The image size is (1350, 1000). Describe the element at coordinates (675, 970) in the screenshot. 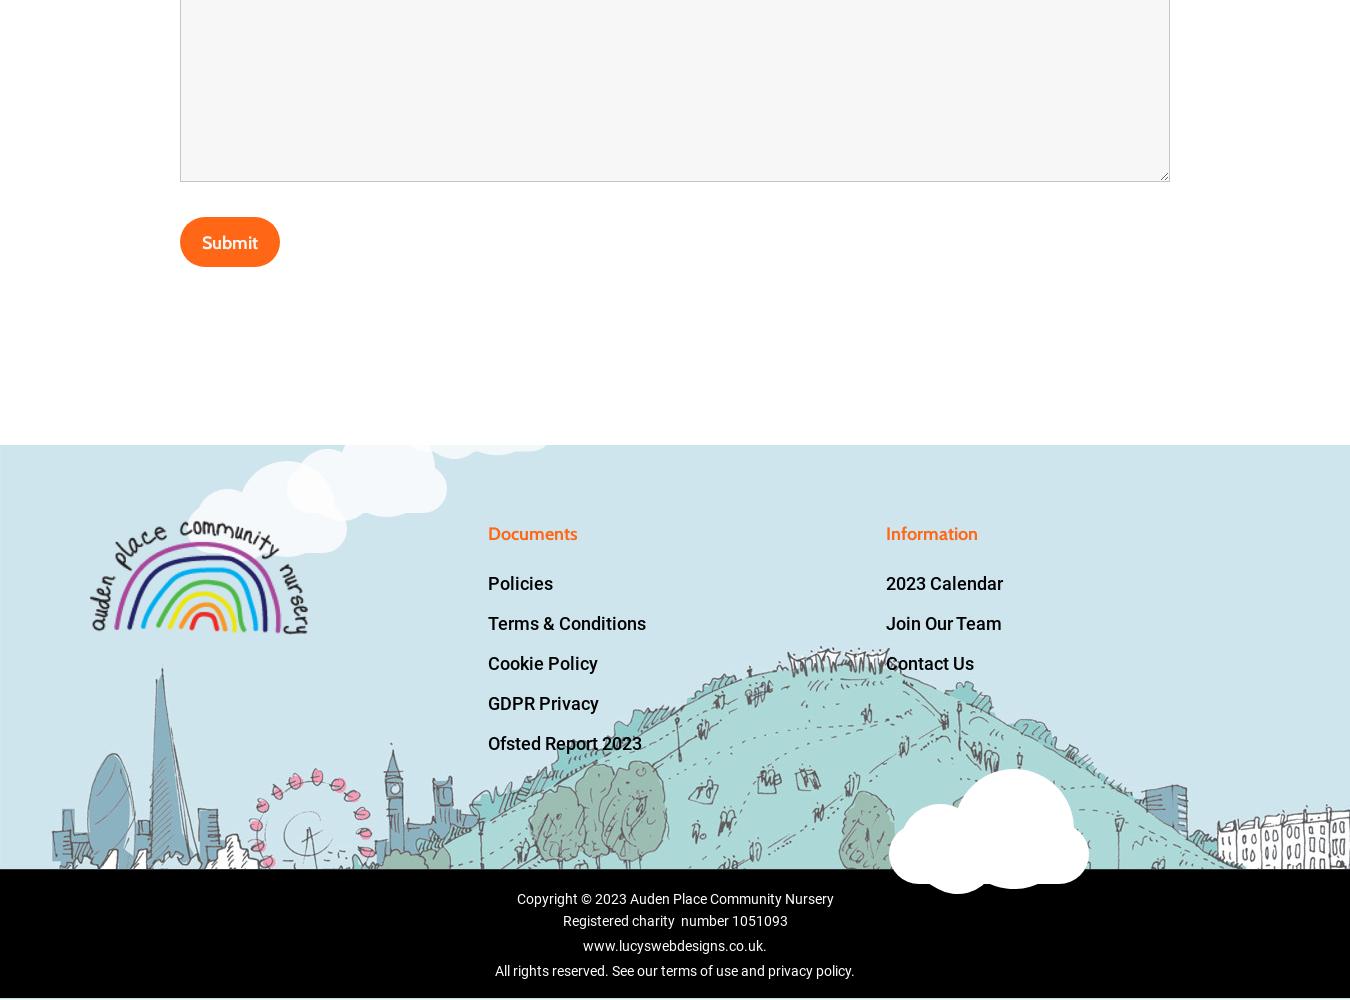

I see `'All rights reserved. See our terms of use and privacy policy.'` at that location.